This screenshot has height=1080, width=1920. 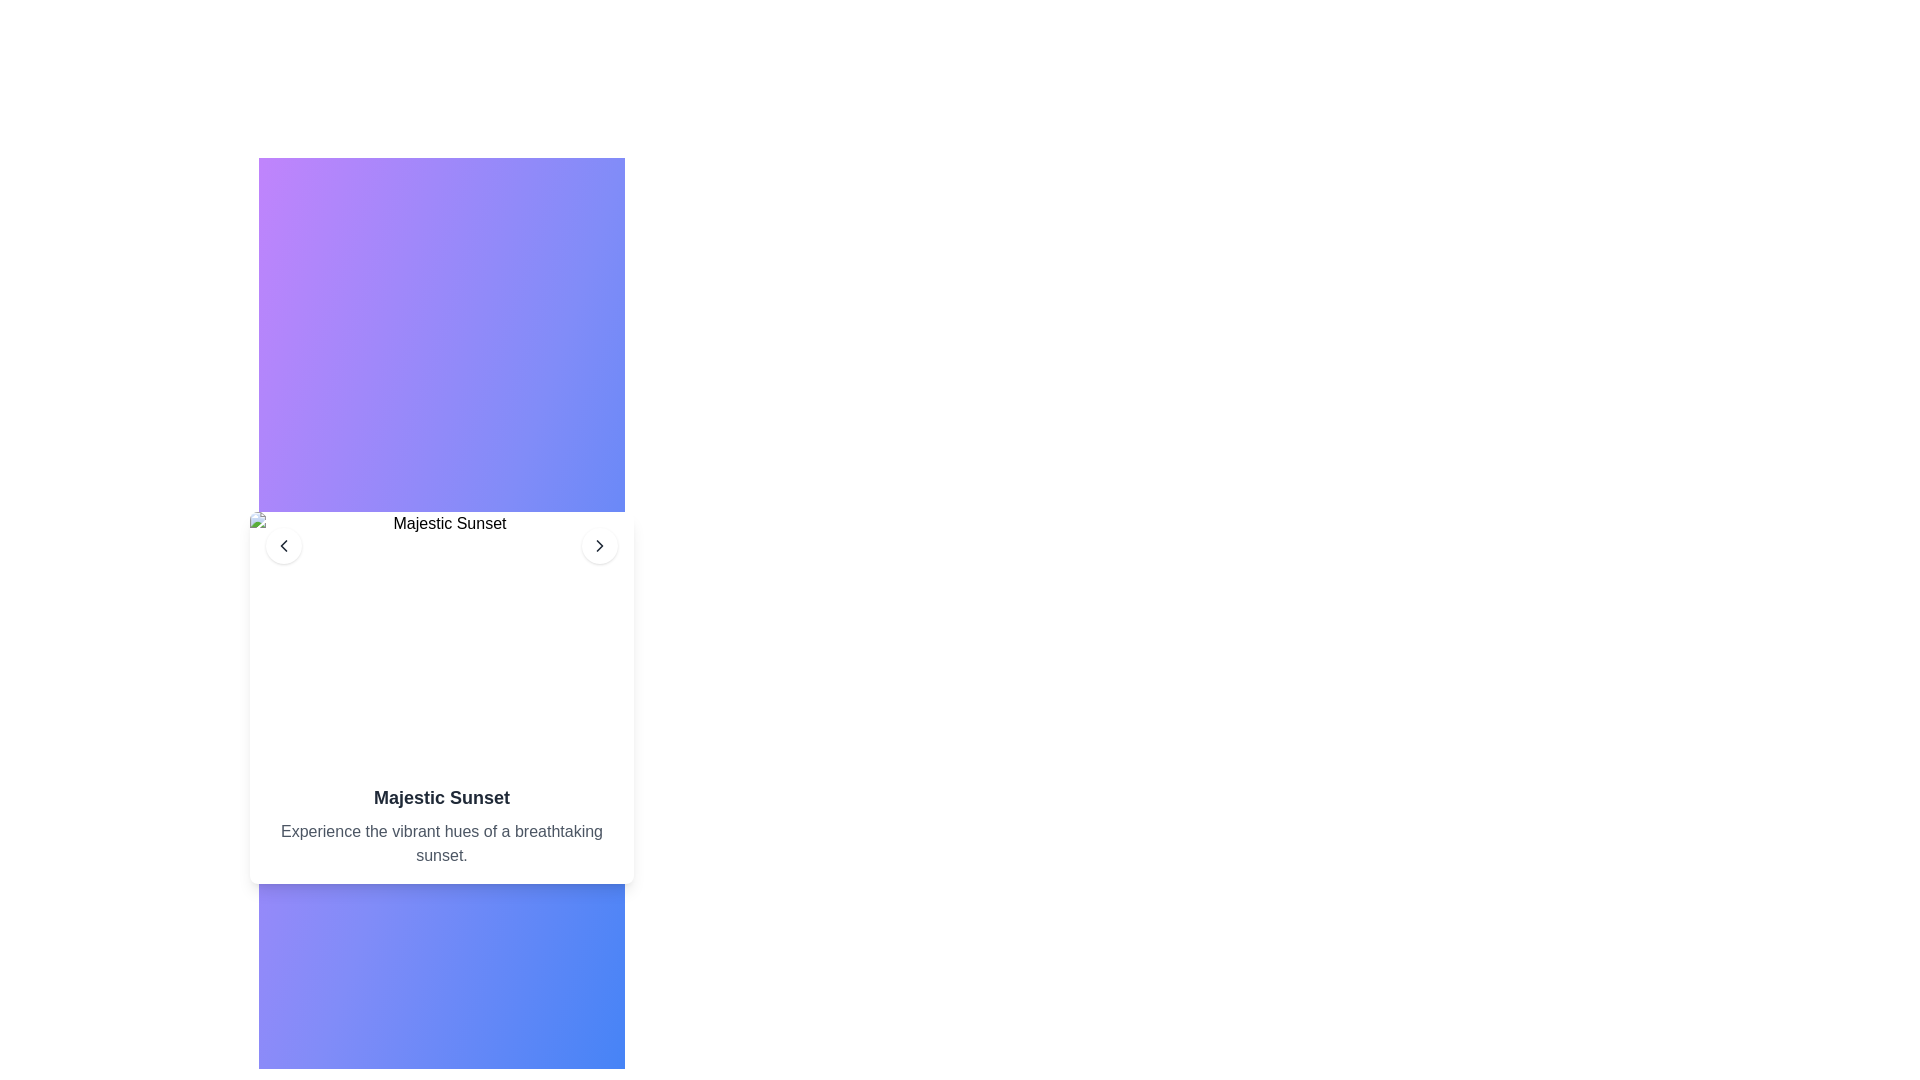 What do you see at coordinates (440, 844) in the screenshot?
I see `the text element displaying 'Experience the vibrant hues of a breathtaking sunset.' which is styled in gray and located below the title 'Majestic Sunset'` at bounding box center [440, 844].